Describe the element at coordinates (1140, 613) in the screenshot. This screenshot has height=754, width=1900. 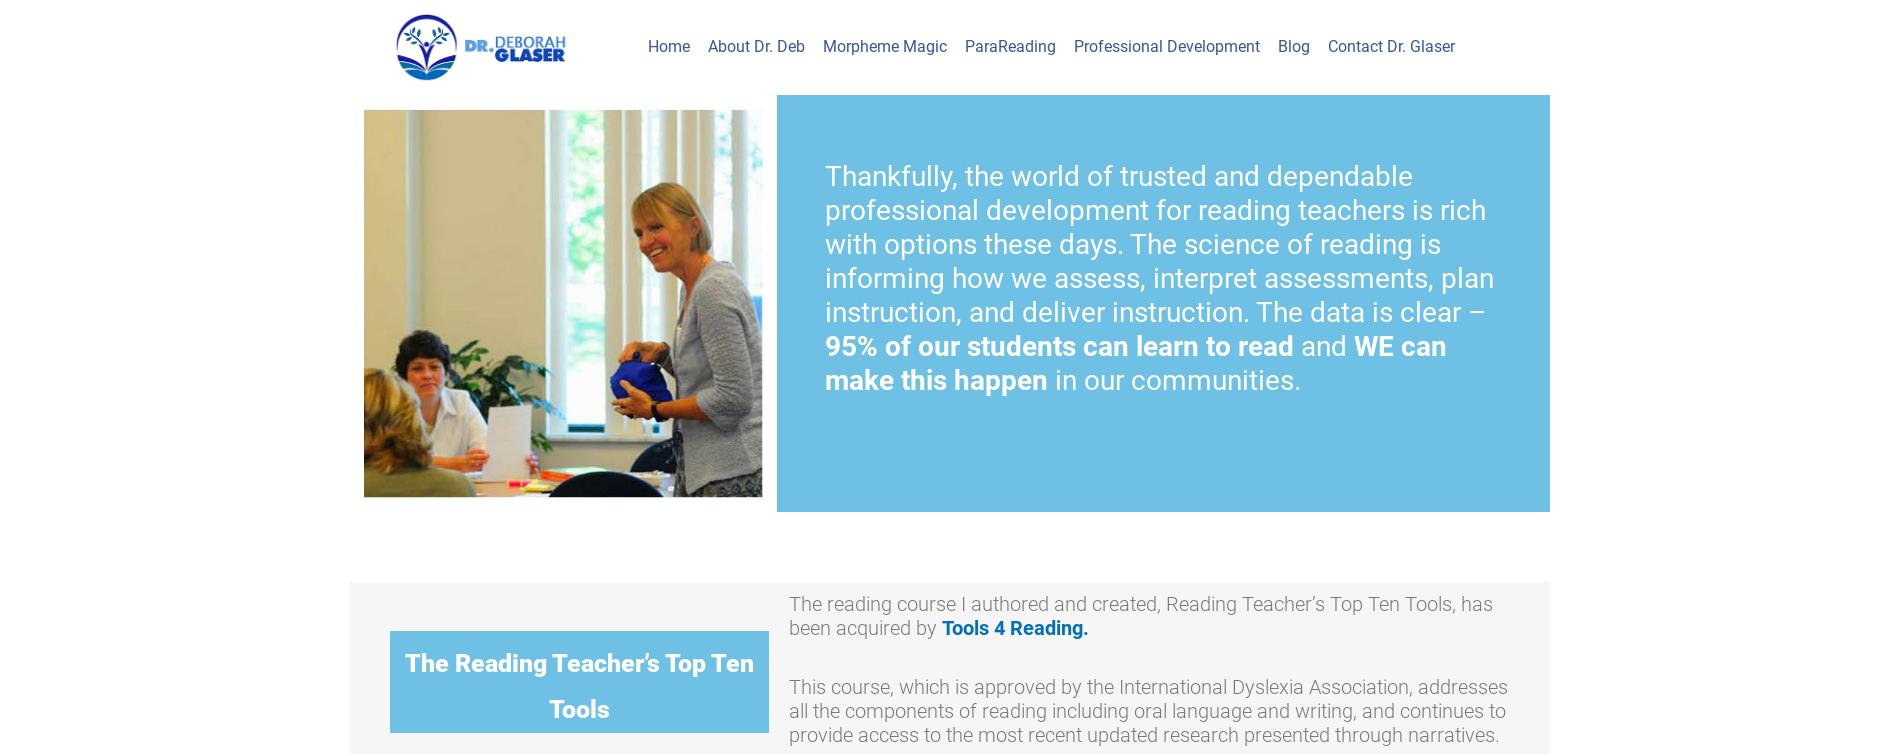
I see `'The reading course I authored and created, Reading Teacher’s Top Ten Tools, has been acquired by'` at that location.